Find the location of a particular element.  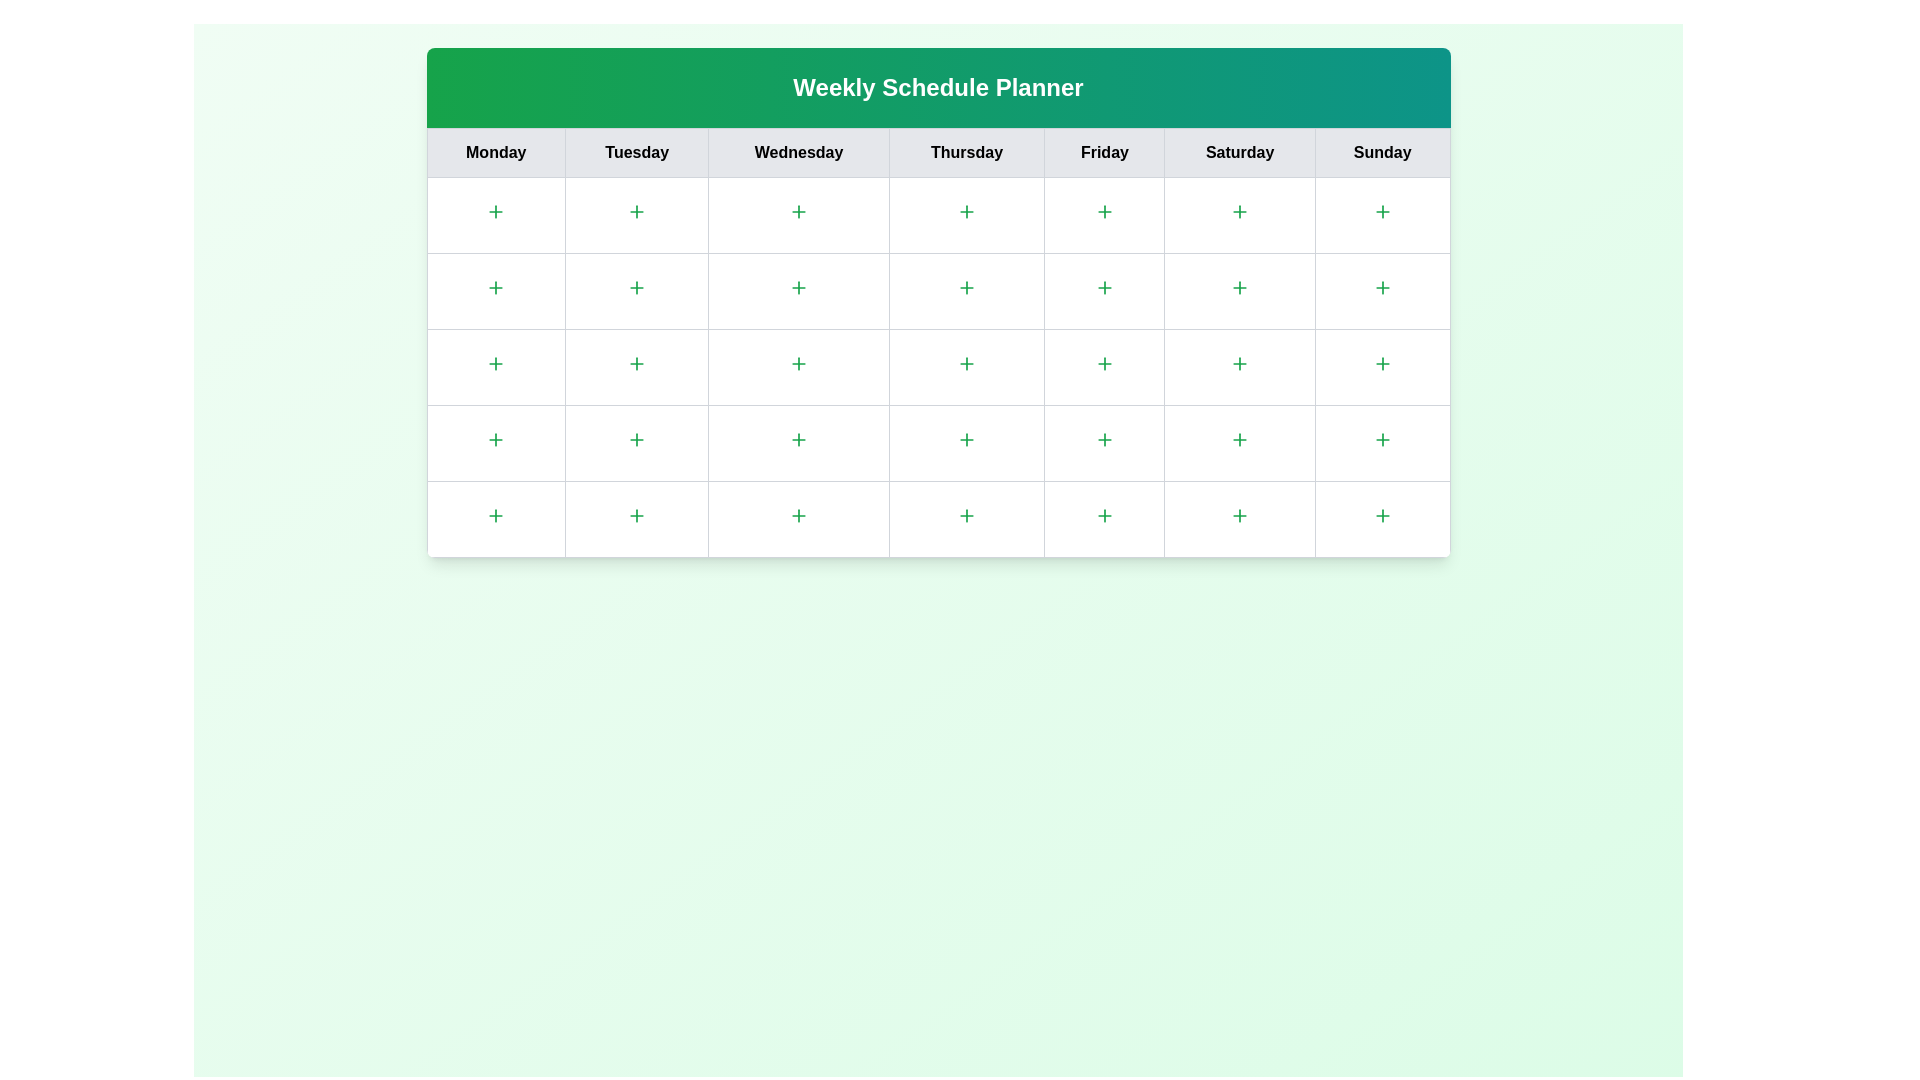

the column header for Wednesday is located at coordinates (798, 152).